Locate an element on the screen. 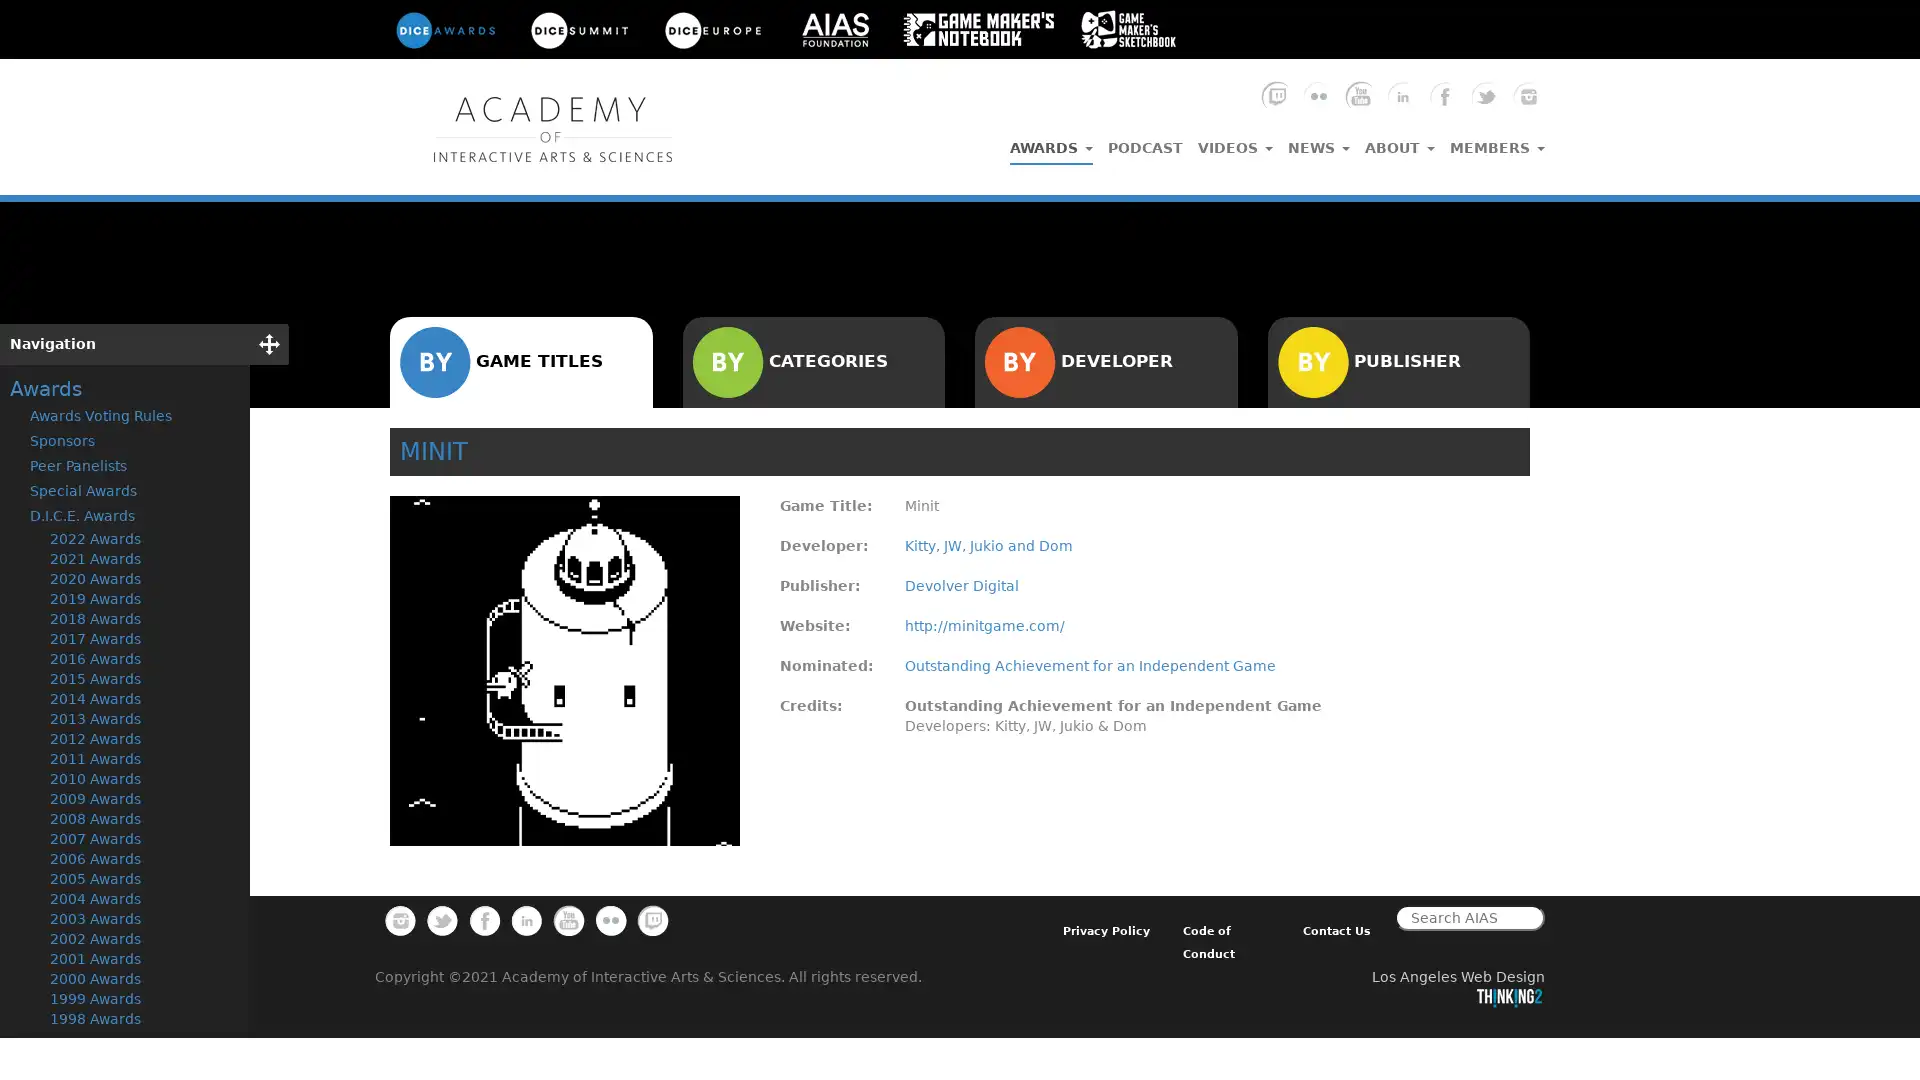 This screenshot has width=1920, height=1080. NEWS is located at coordinates (1319, 141).